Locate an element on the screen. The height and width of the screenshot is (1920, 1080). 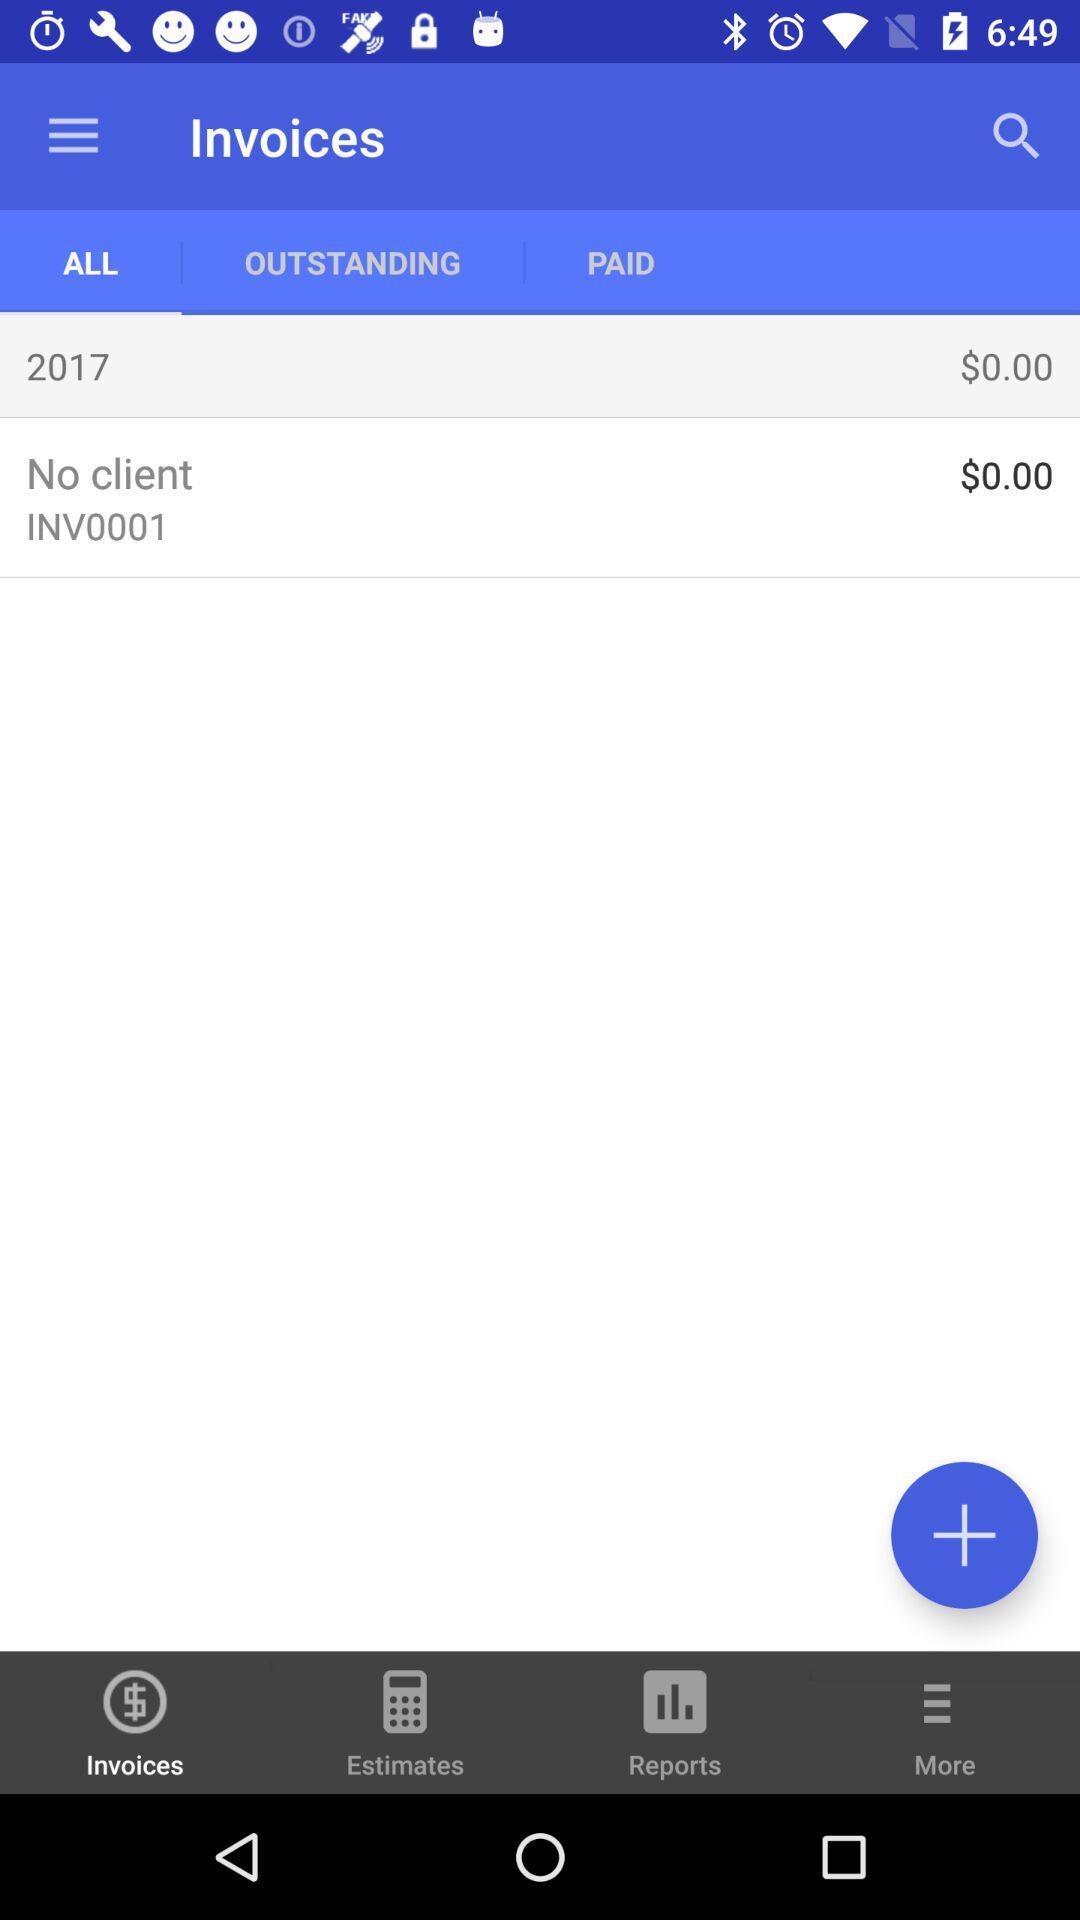
the item to the right of reports is located at coordinates (945, 1736).